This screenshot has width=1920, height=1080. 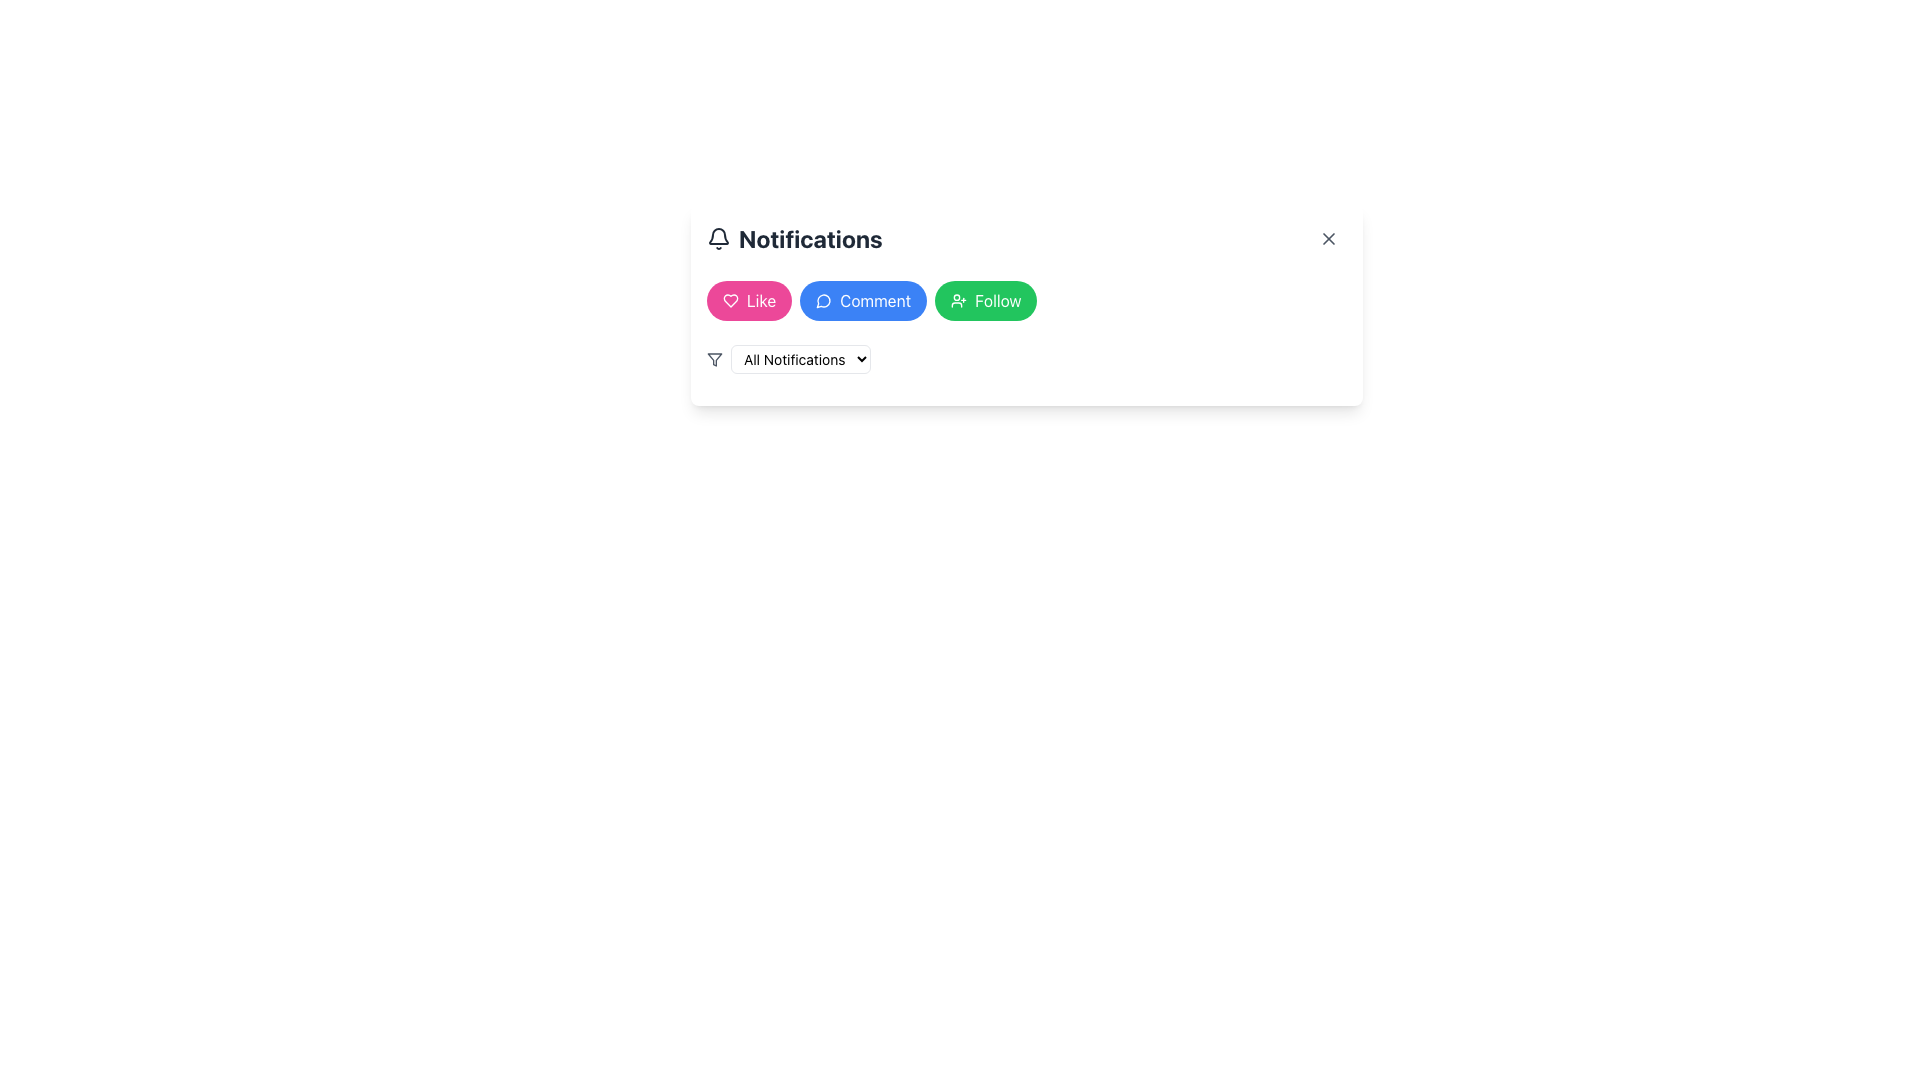 I want to click on the user profile icon with a '+' sign inside the green 'Follow' button, which is part of a row of action buttons, so click(x=958, y=300).